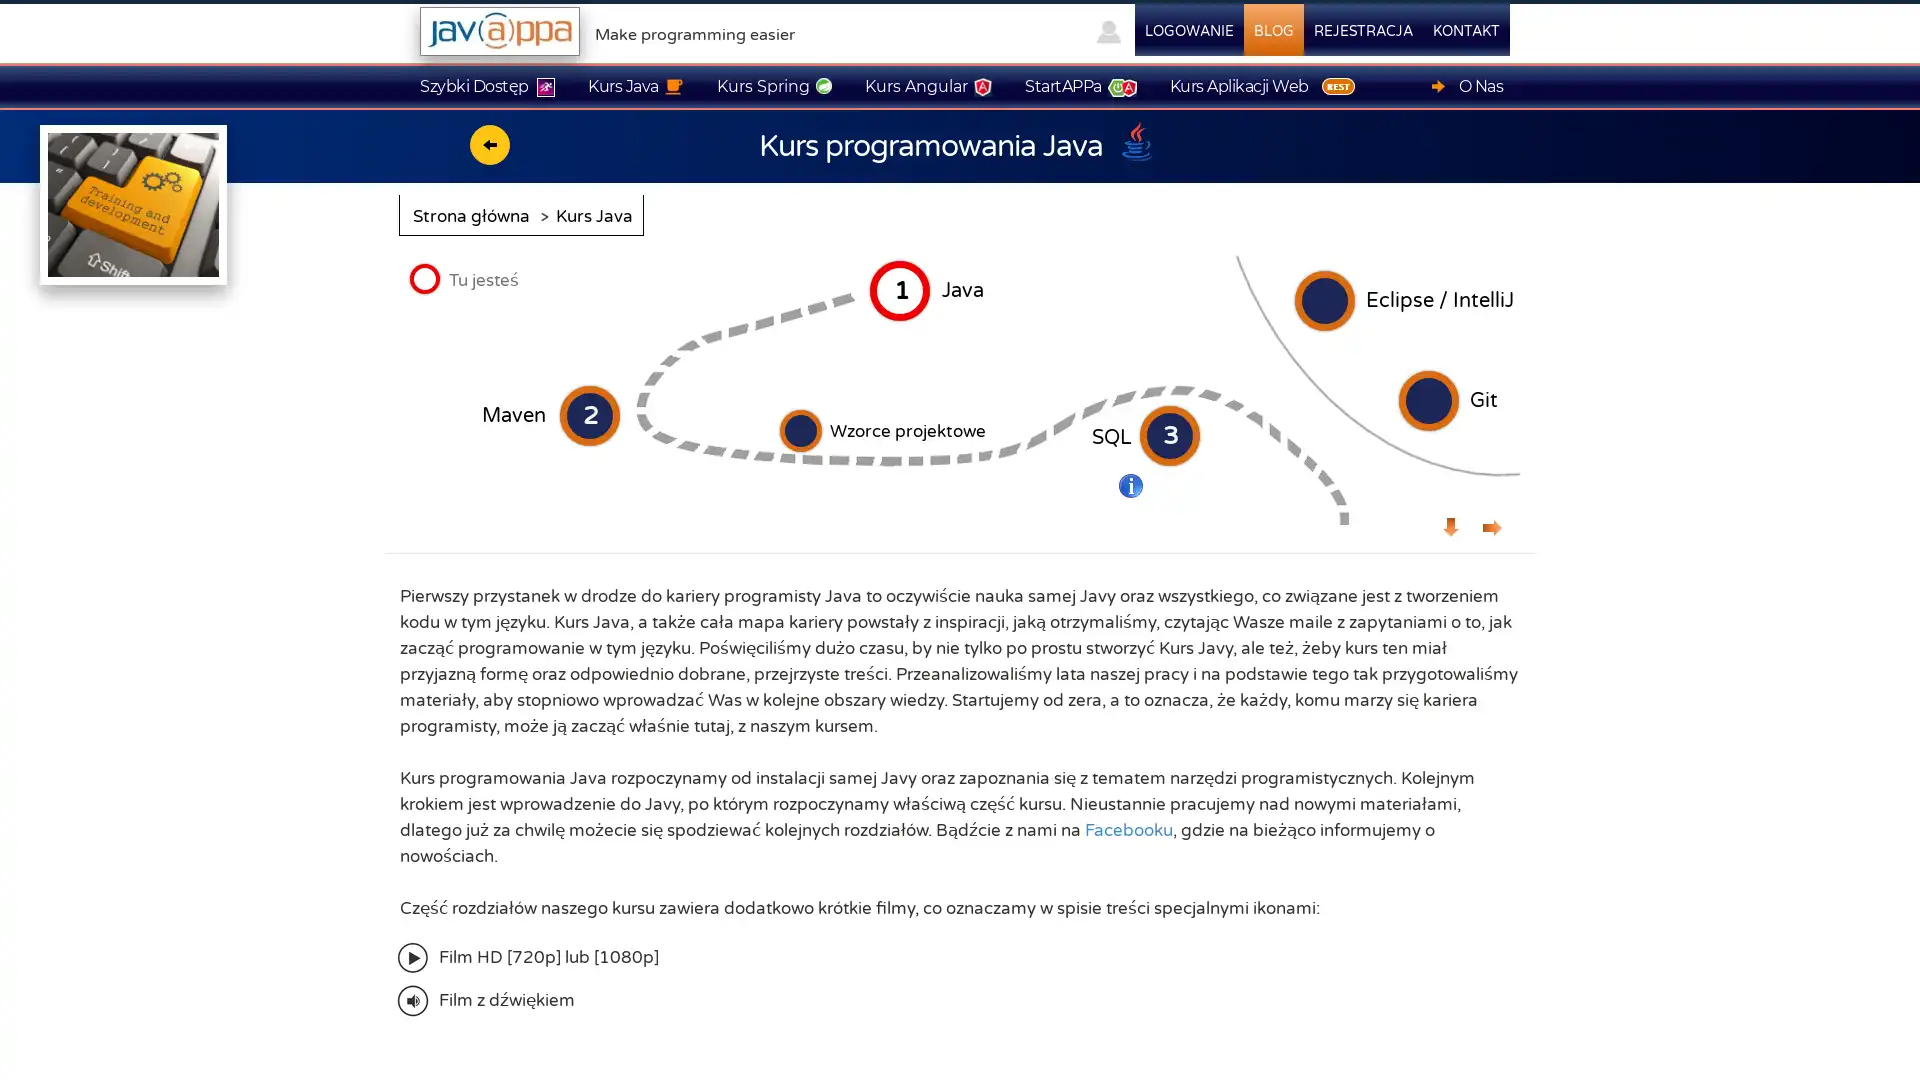 The image size is (1920, 1080). What do you see at coordinates (1431, 300) in the screenshot?
I see `Eclipse / IntelliJ` at bounding box center [1431, 300].